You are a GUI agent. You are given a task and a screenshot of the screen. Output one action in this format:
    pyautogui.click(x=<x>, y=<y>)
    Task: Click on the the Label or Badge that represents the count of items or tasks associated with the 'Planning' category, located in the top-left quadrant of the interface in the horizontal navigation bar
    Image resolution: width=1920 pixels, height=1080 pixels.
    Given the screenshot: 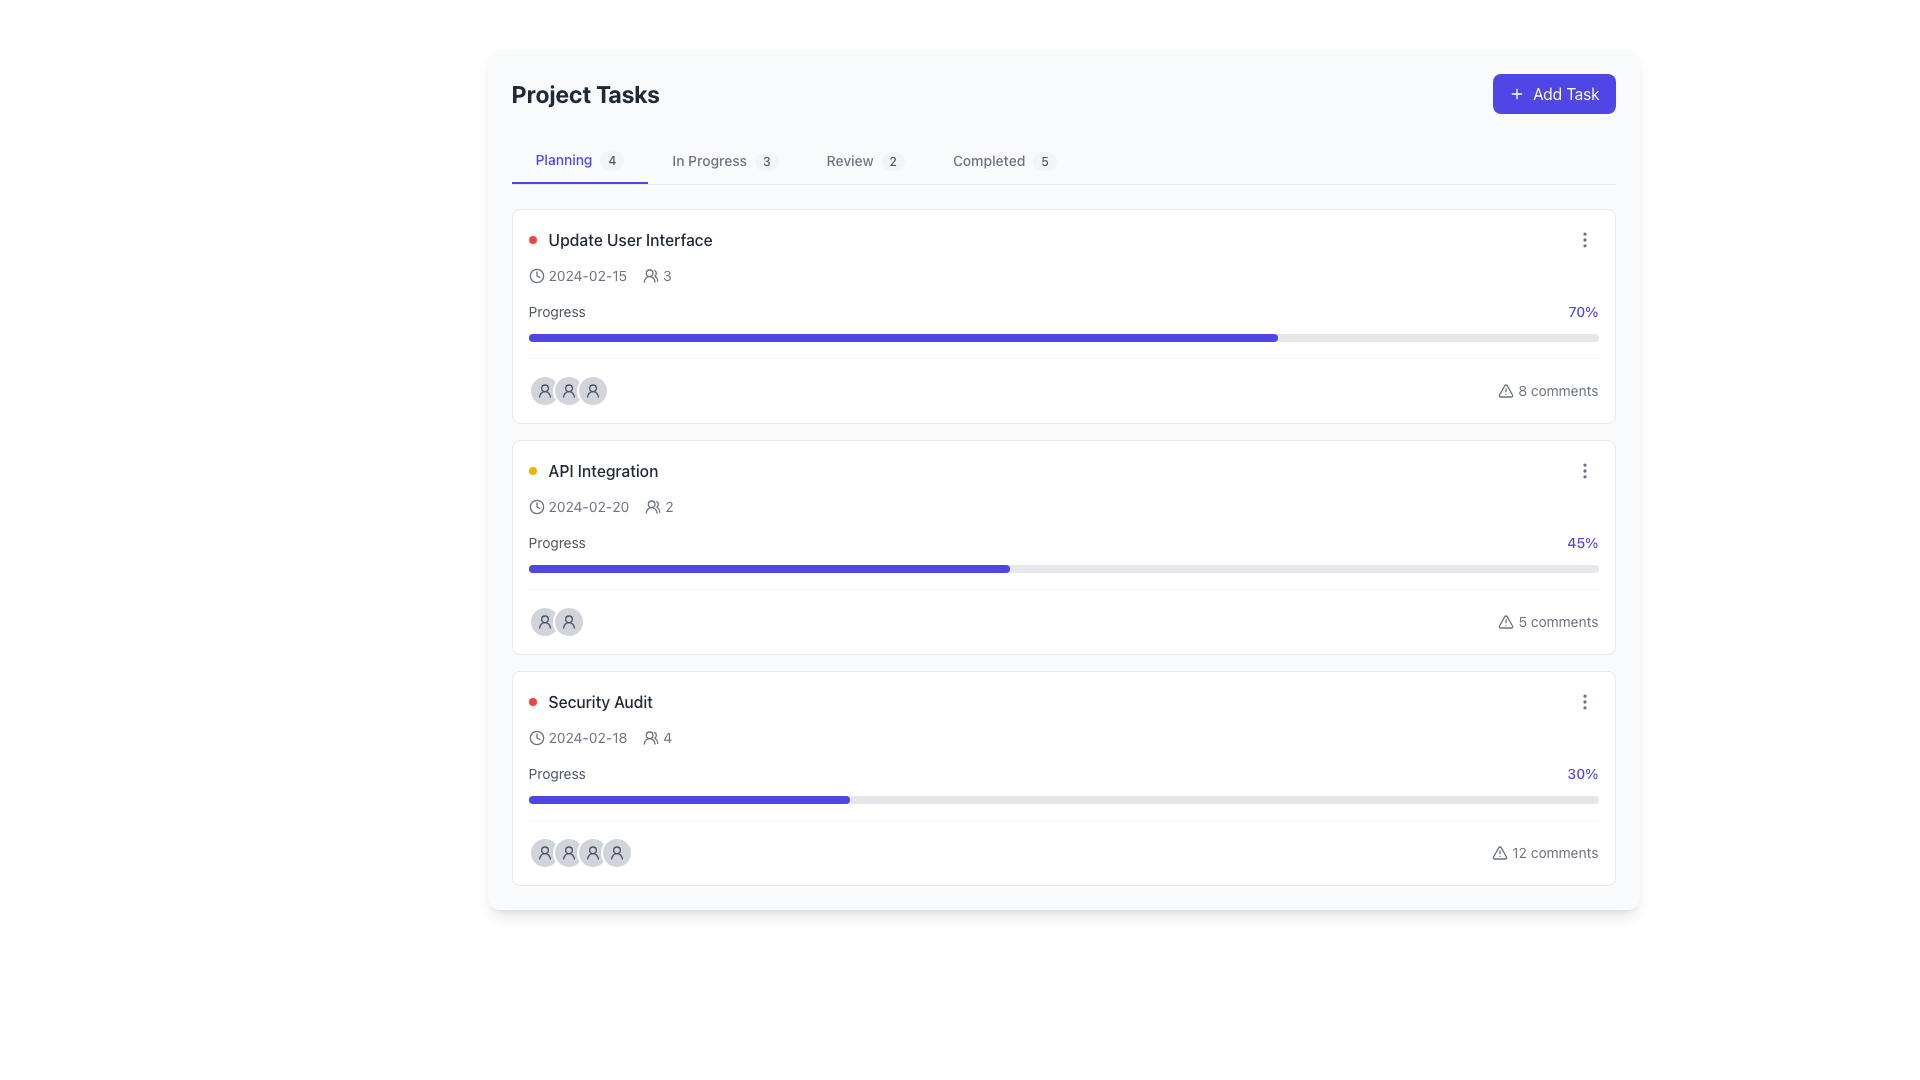 What is the action you would take?
    pyautogui.click(x=611, y=159)
    